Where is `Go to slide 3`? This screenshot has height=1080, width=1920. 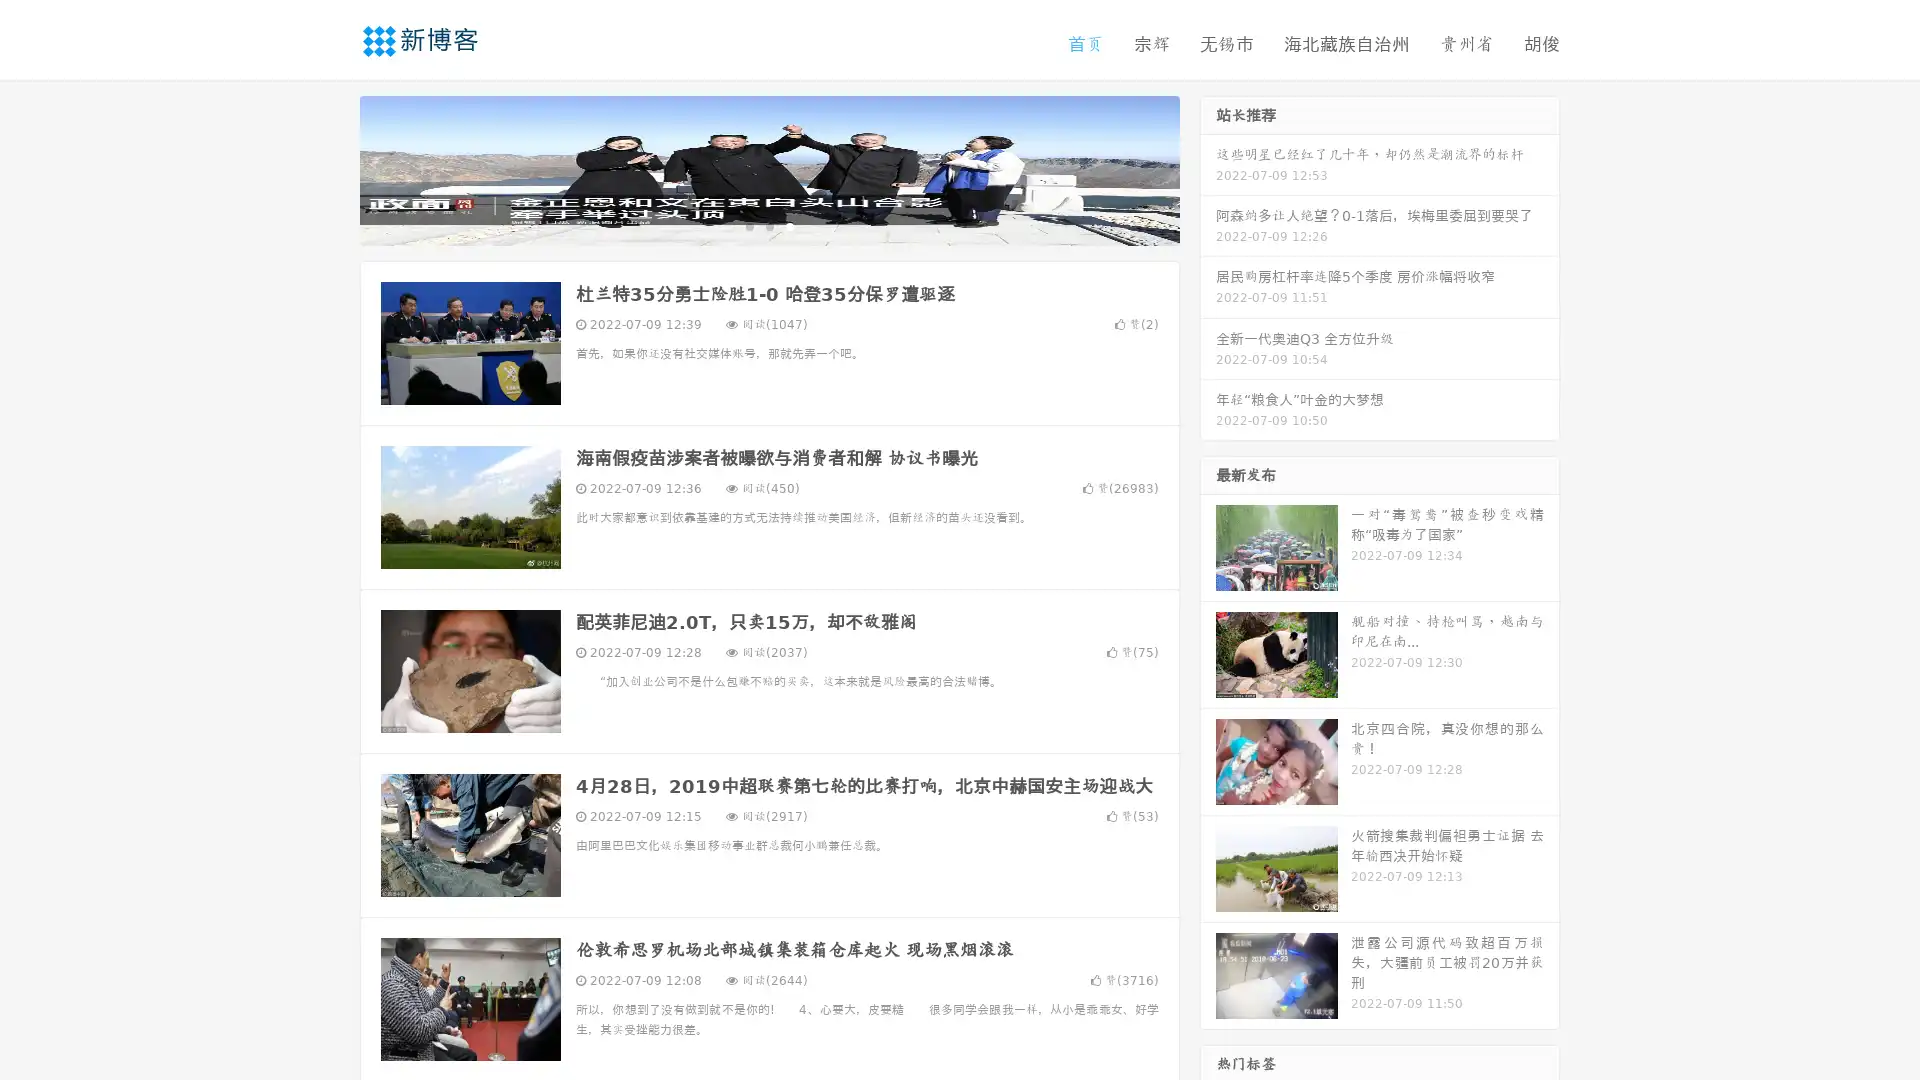
Go to slide 3 is located at coordinates (789, 225).